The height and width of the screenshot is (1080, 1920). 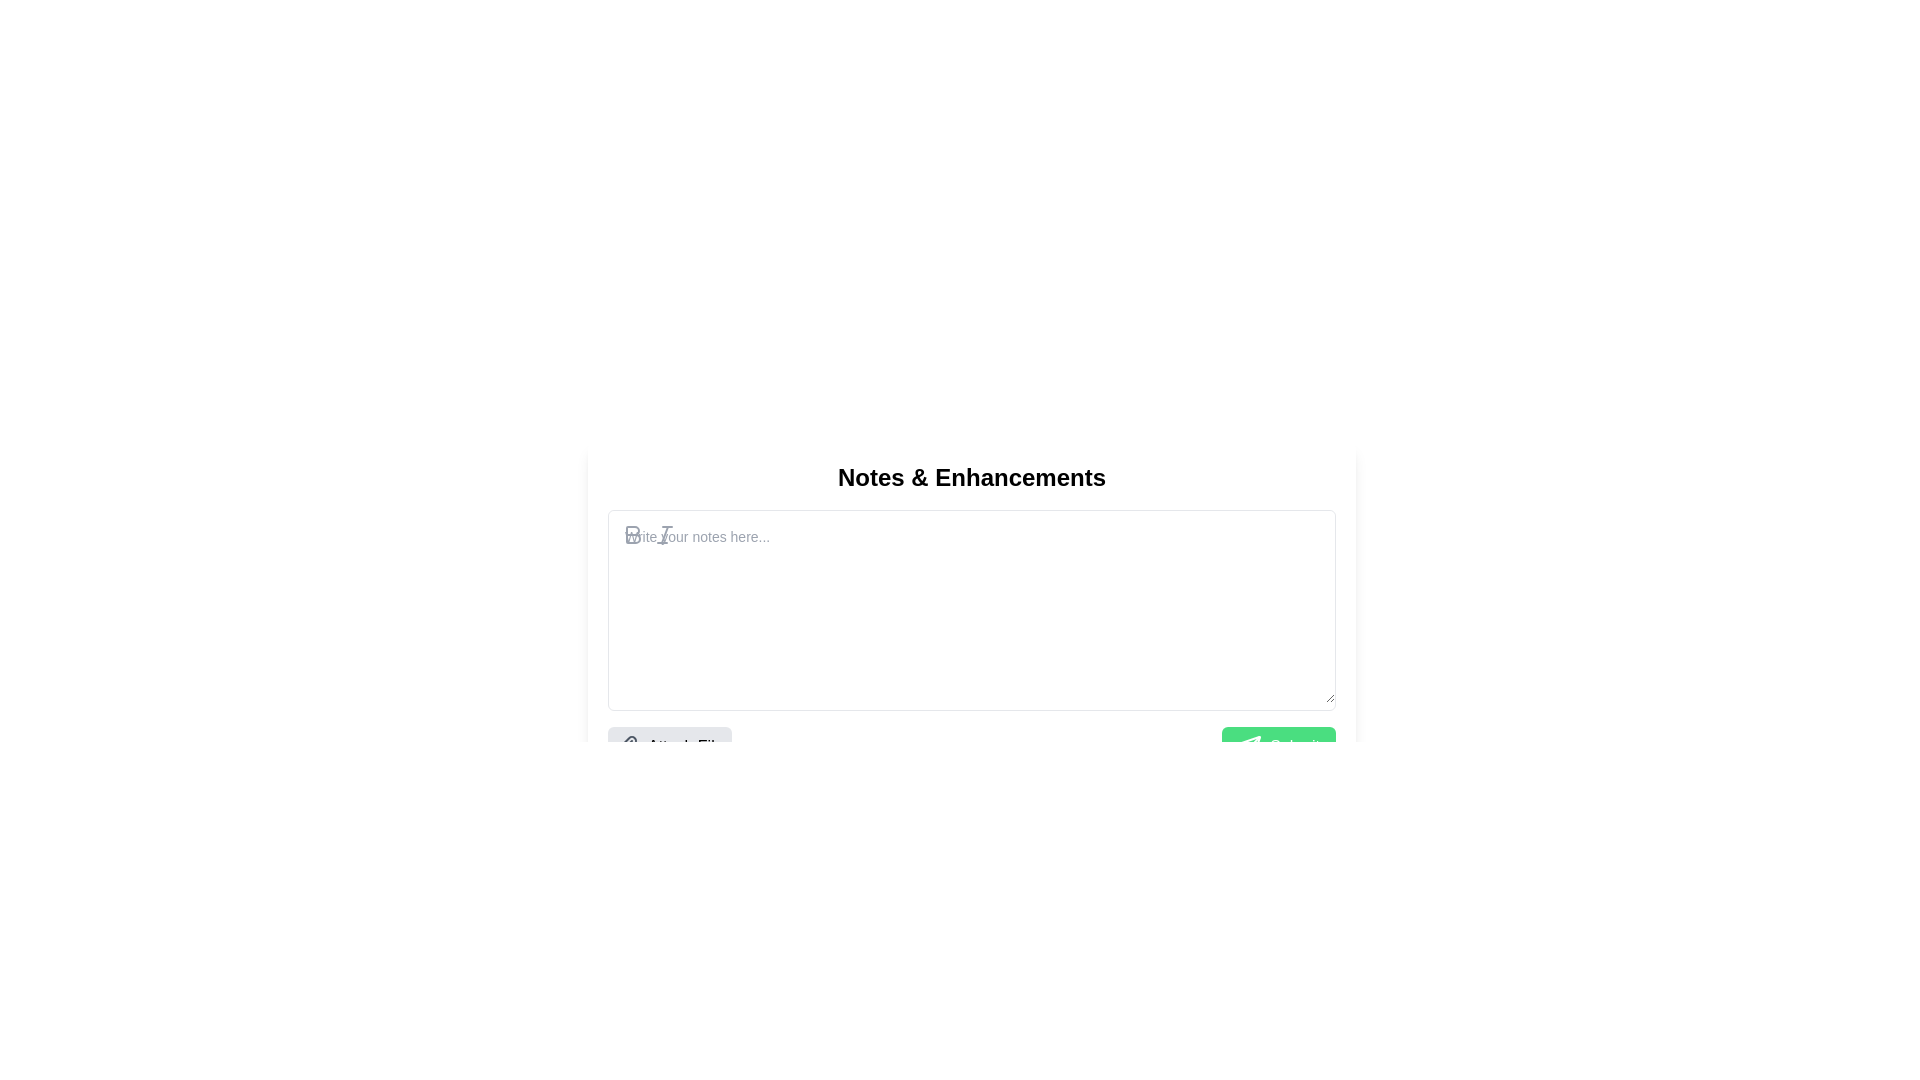 What do you see at coordinates (648, 534) in the screenshot?
I see `the 'Bold' icon in the Control Panel for Text Formatting to apply bold styling to the text` at bounding box center [648, 534].